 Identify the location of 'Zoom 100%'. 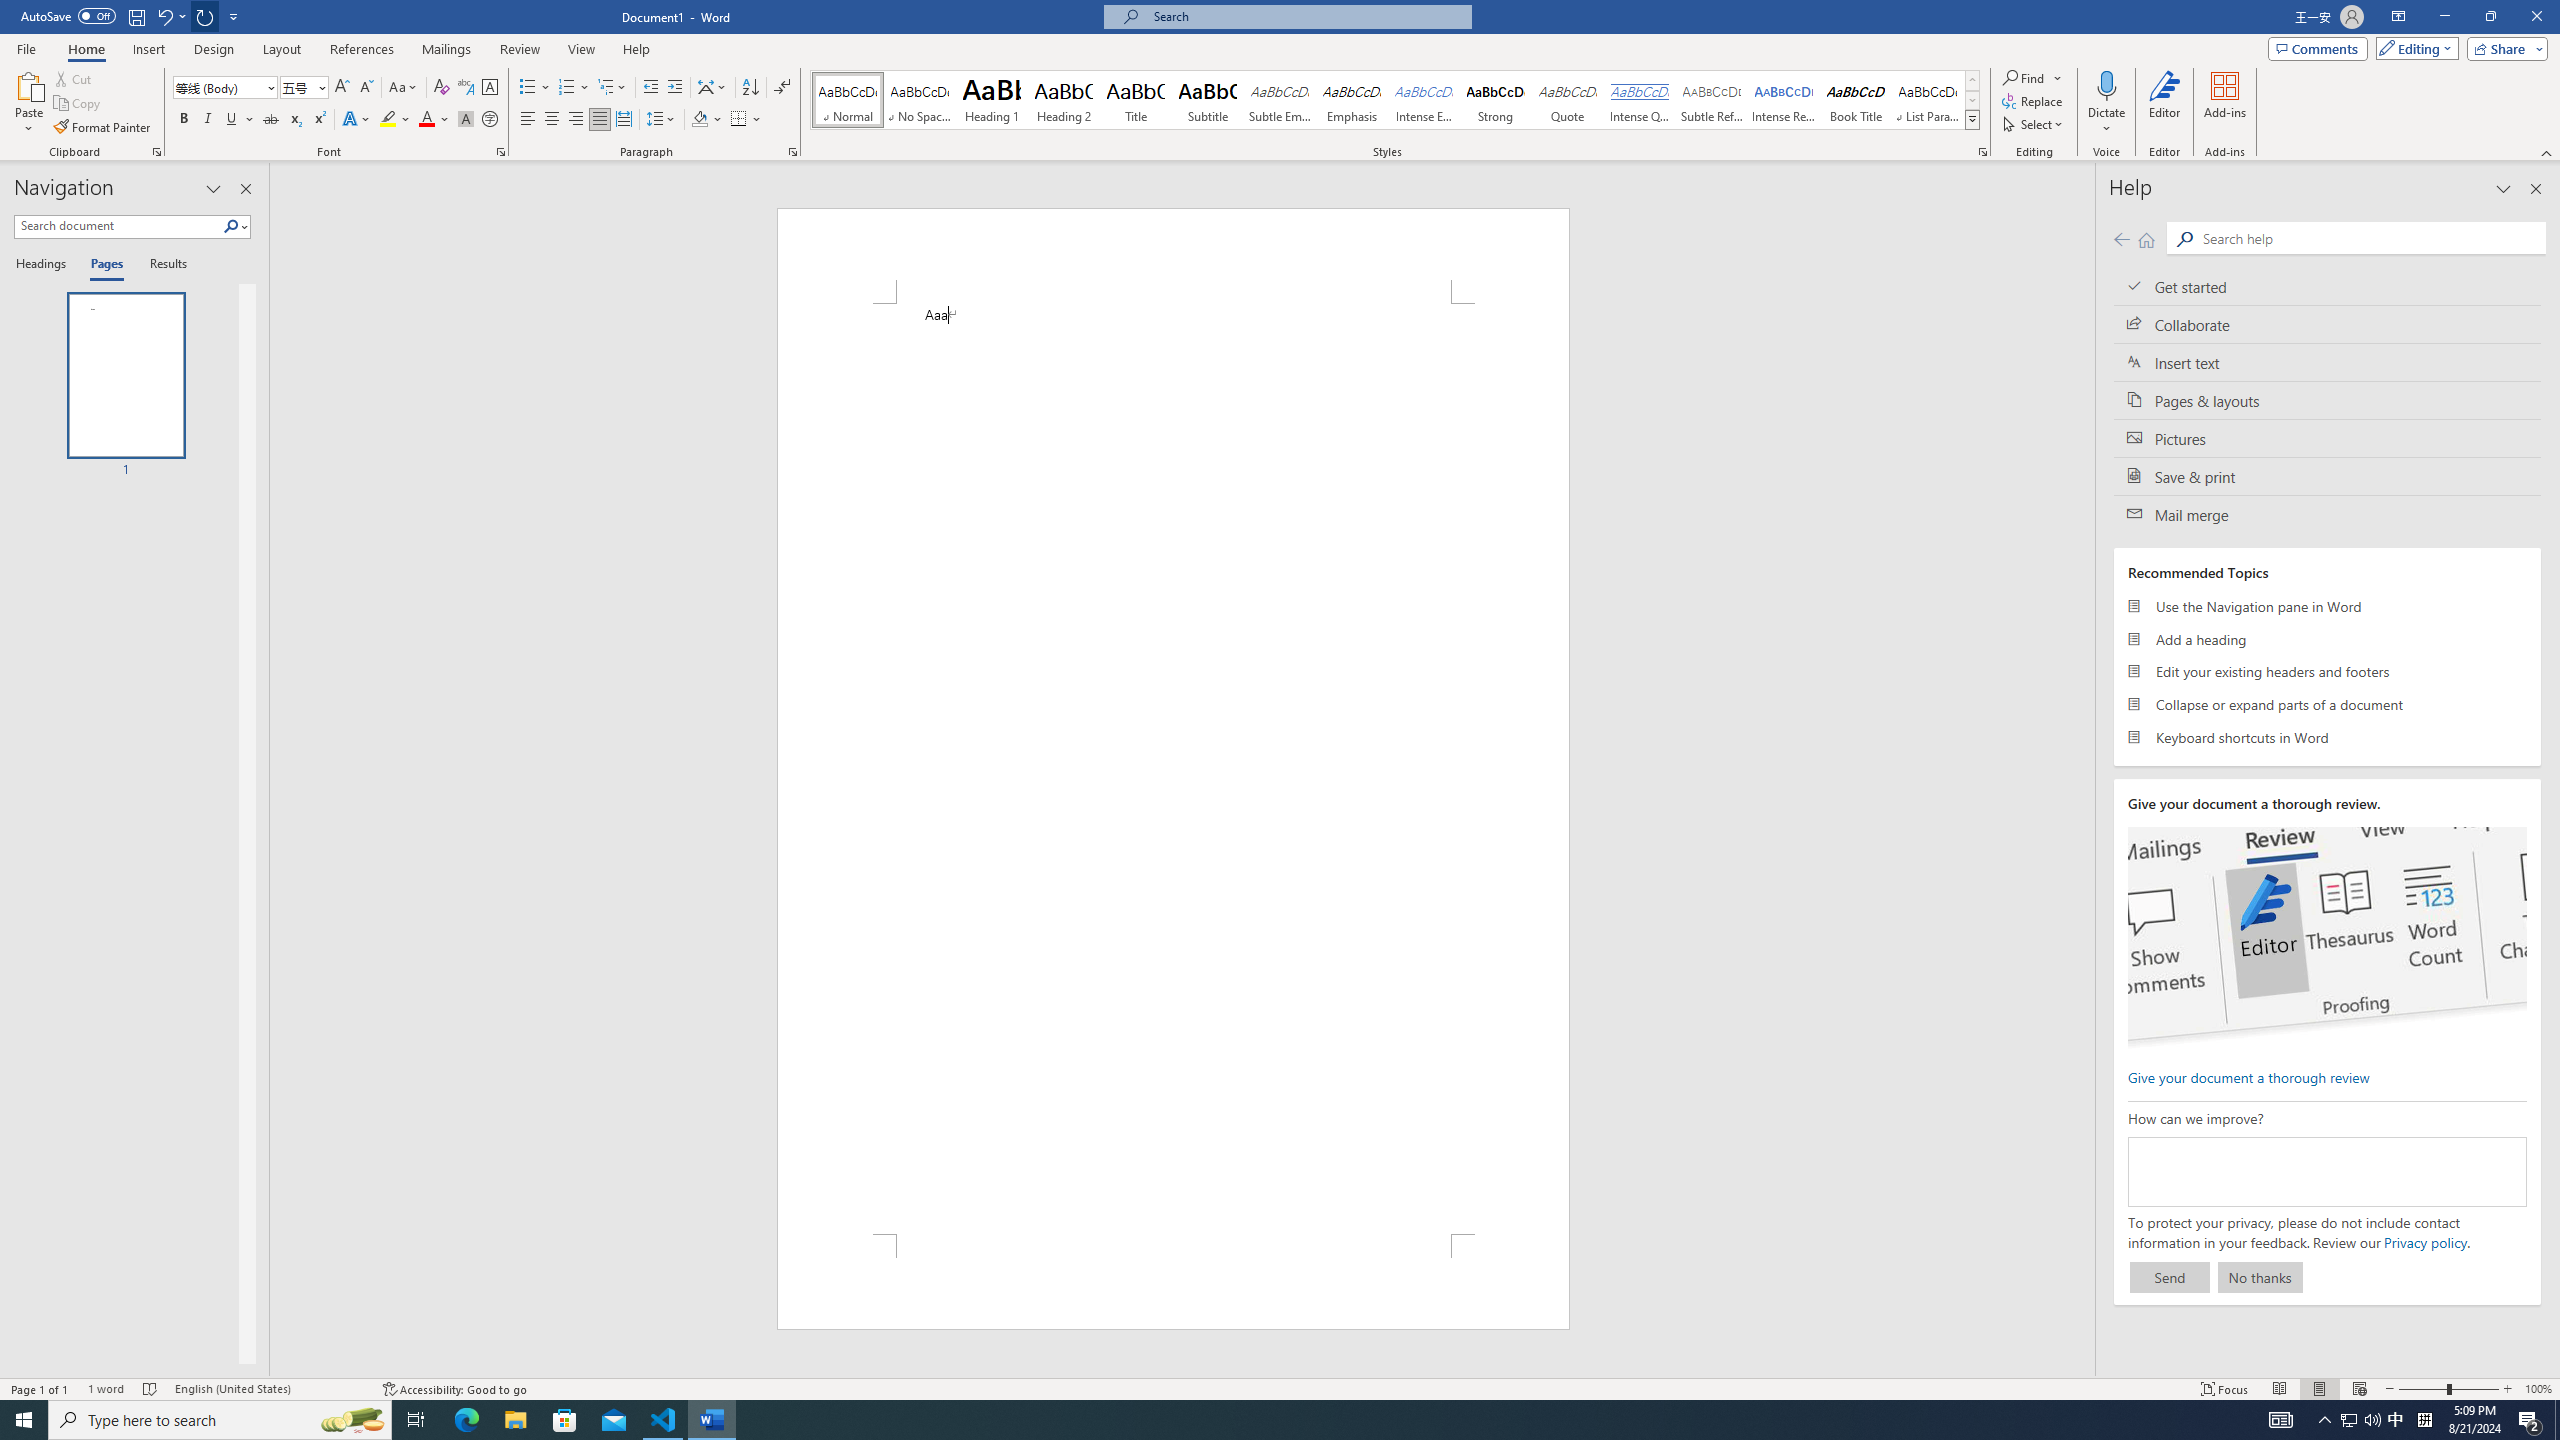
(2537, 1389).